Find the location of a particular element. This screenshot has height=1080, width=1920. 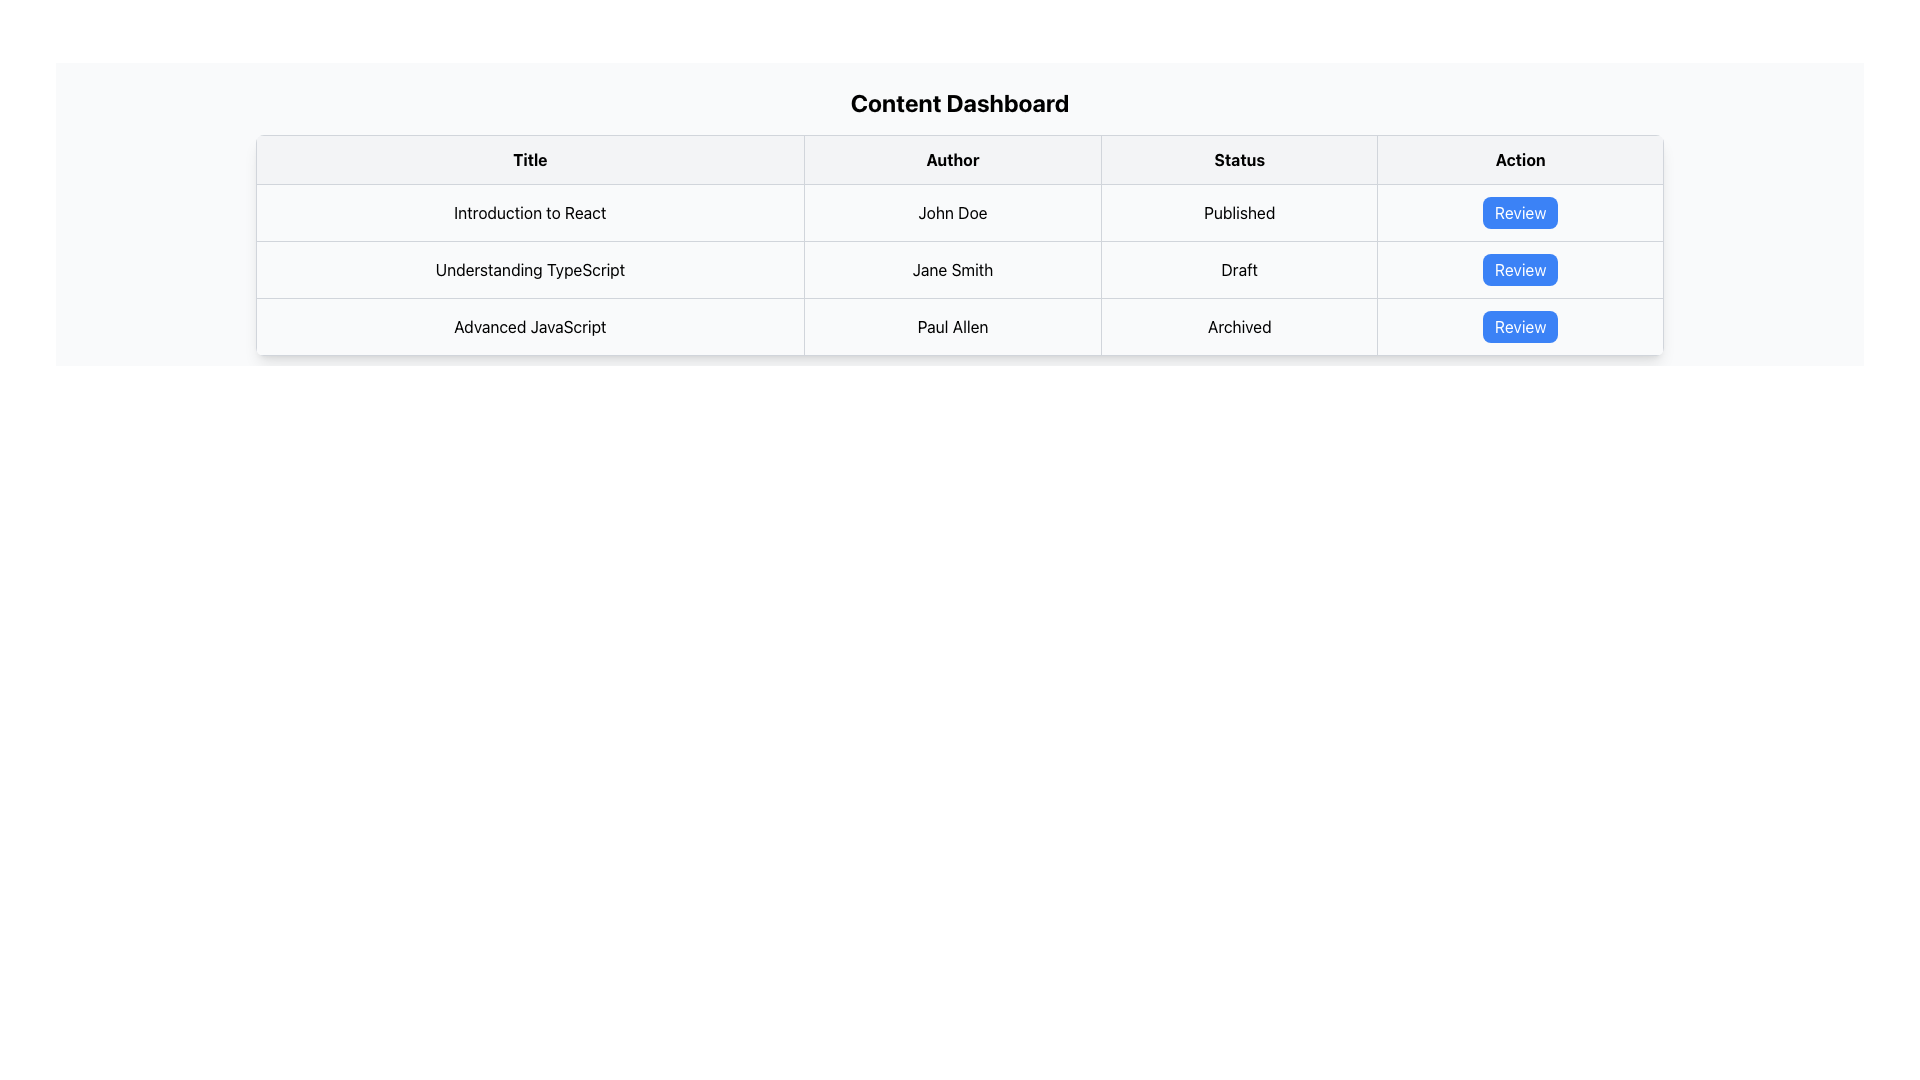

the blue 'Review' button with rounded corners located in the first row of the 'Action' column is located at coordinates (1520, 212).